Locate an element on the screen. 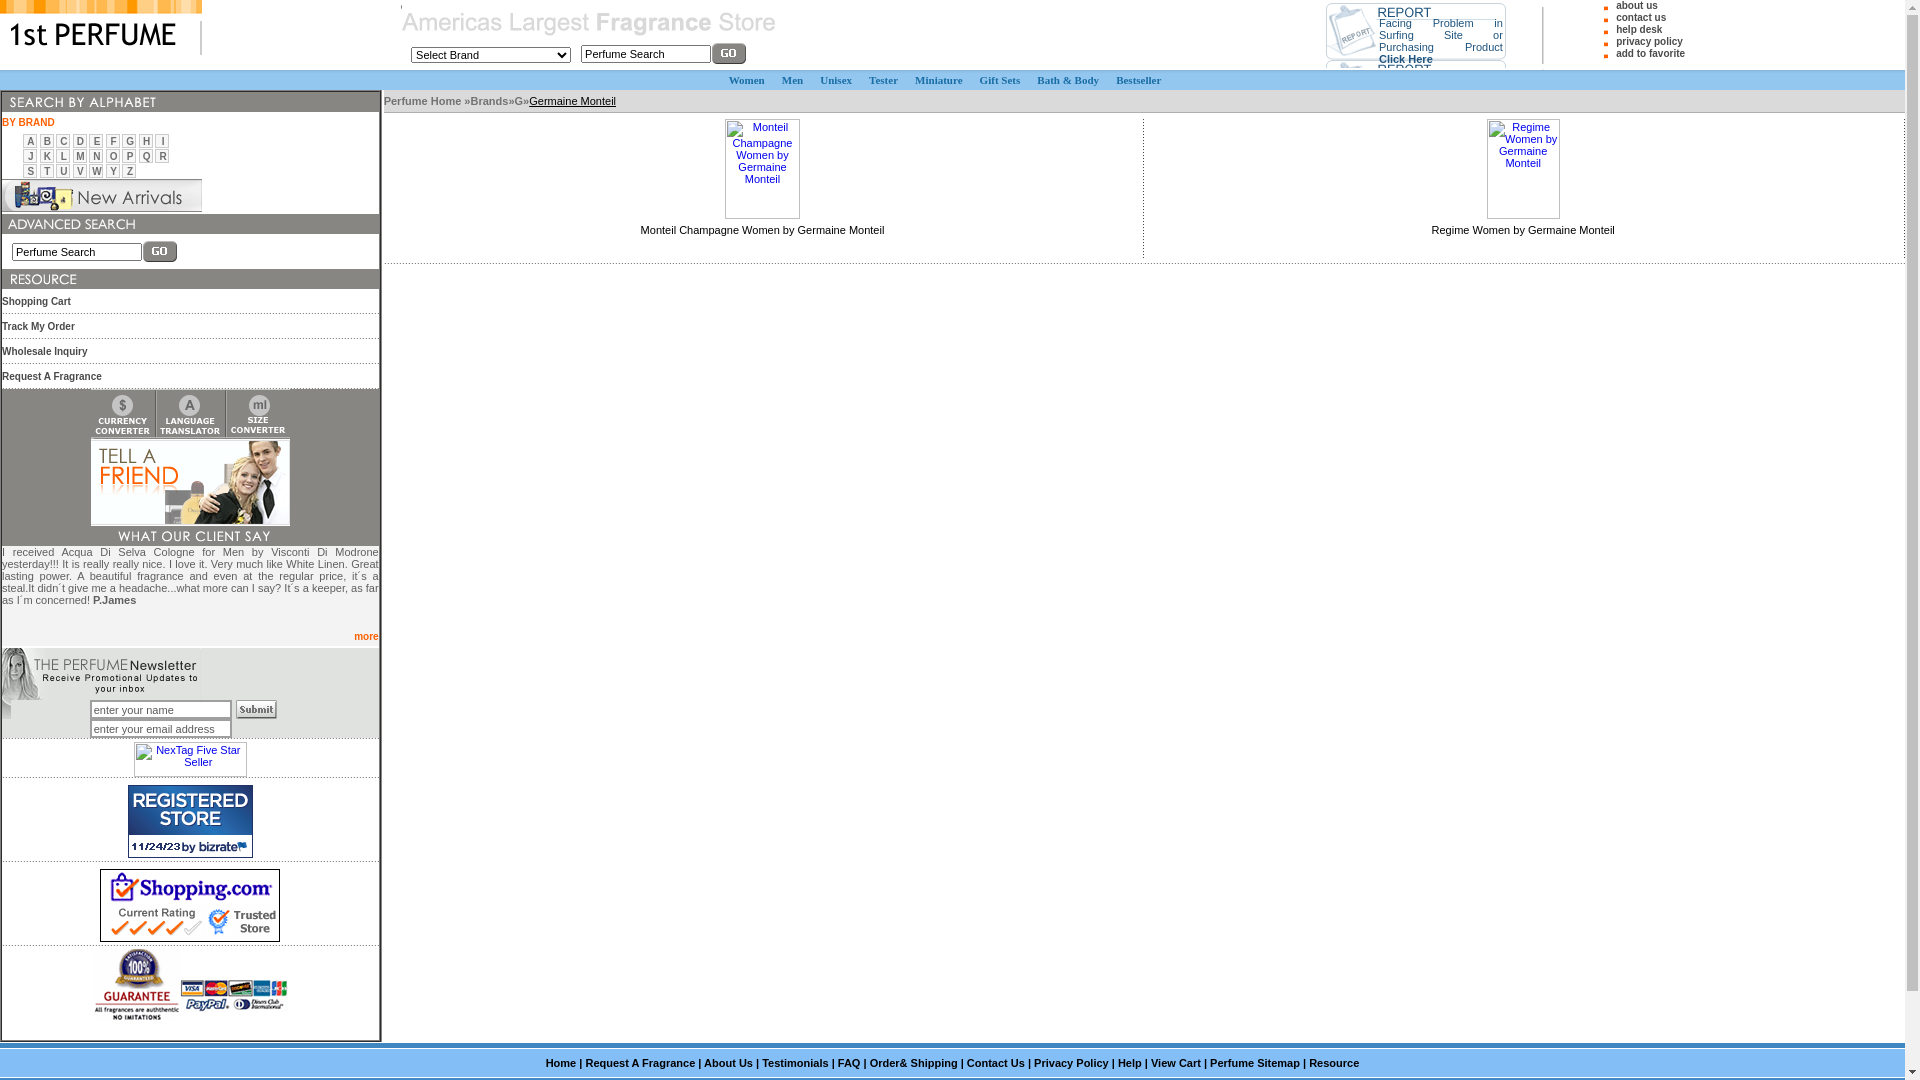 The image size is (1920, 1080). 'Request A Fragrance' is located at coordinates (52, 375).